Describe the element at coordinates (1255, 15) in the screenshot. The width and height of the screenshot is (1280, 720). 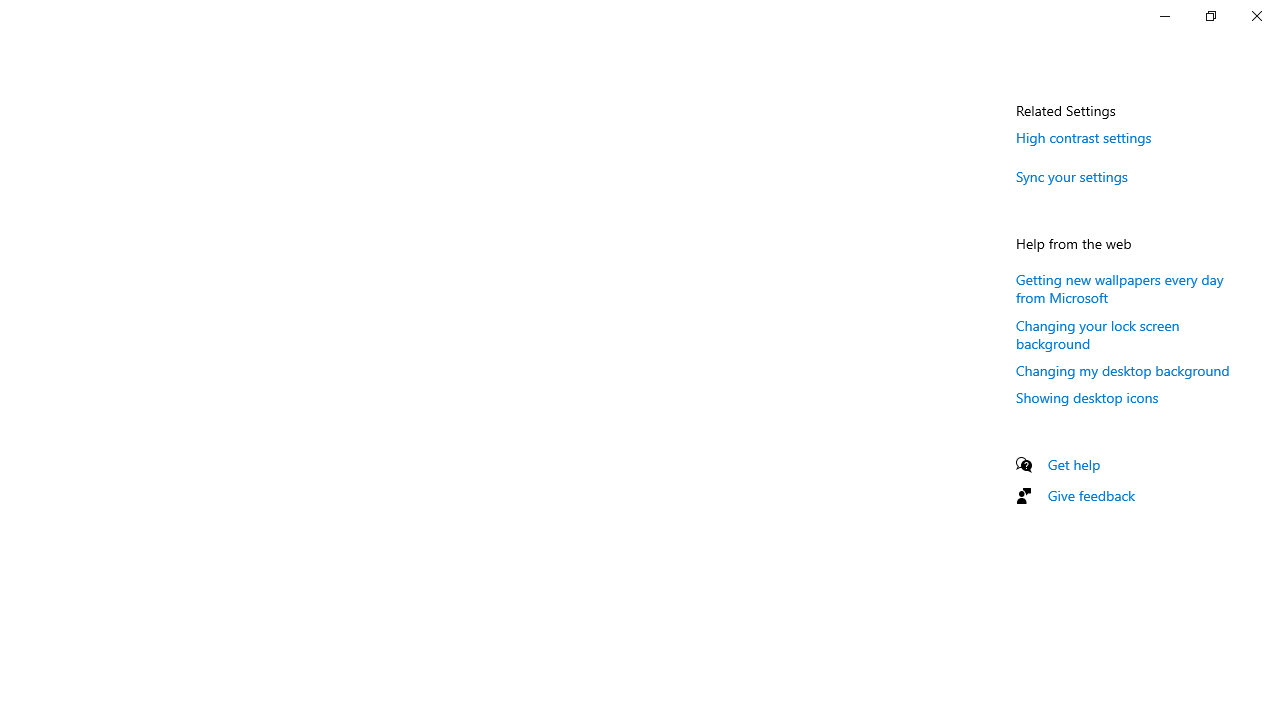
I see `'Close Settings'` at that location.